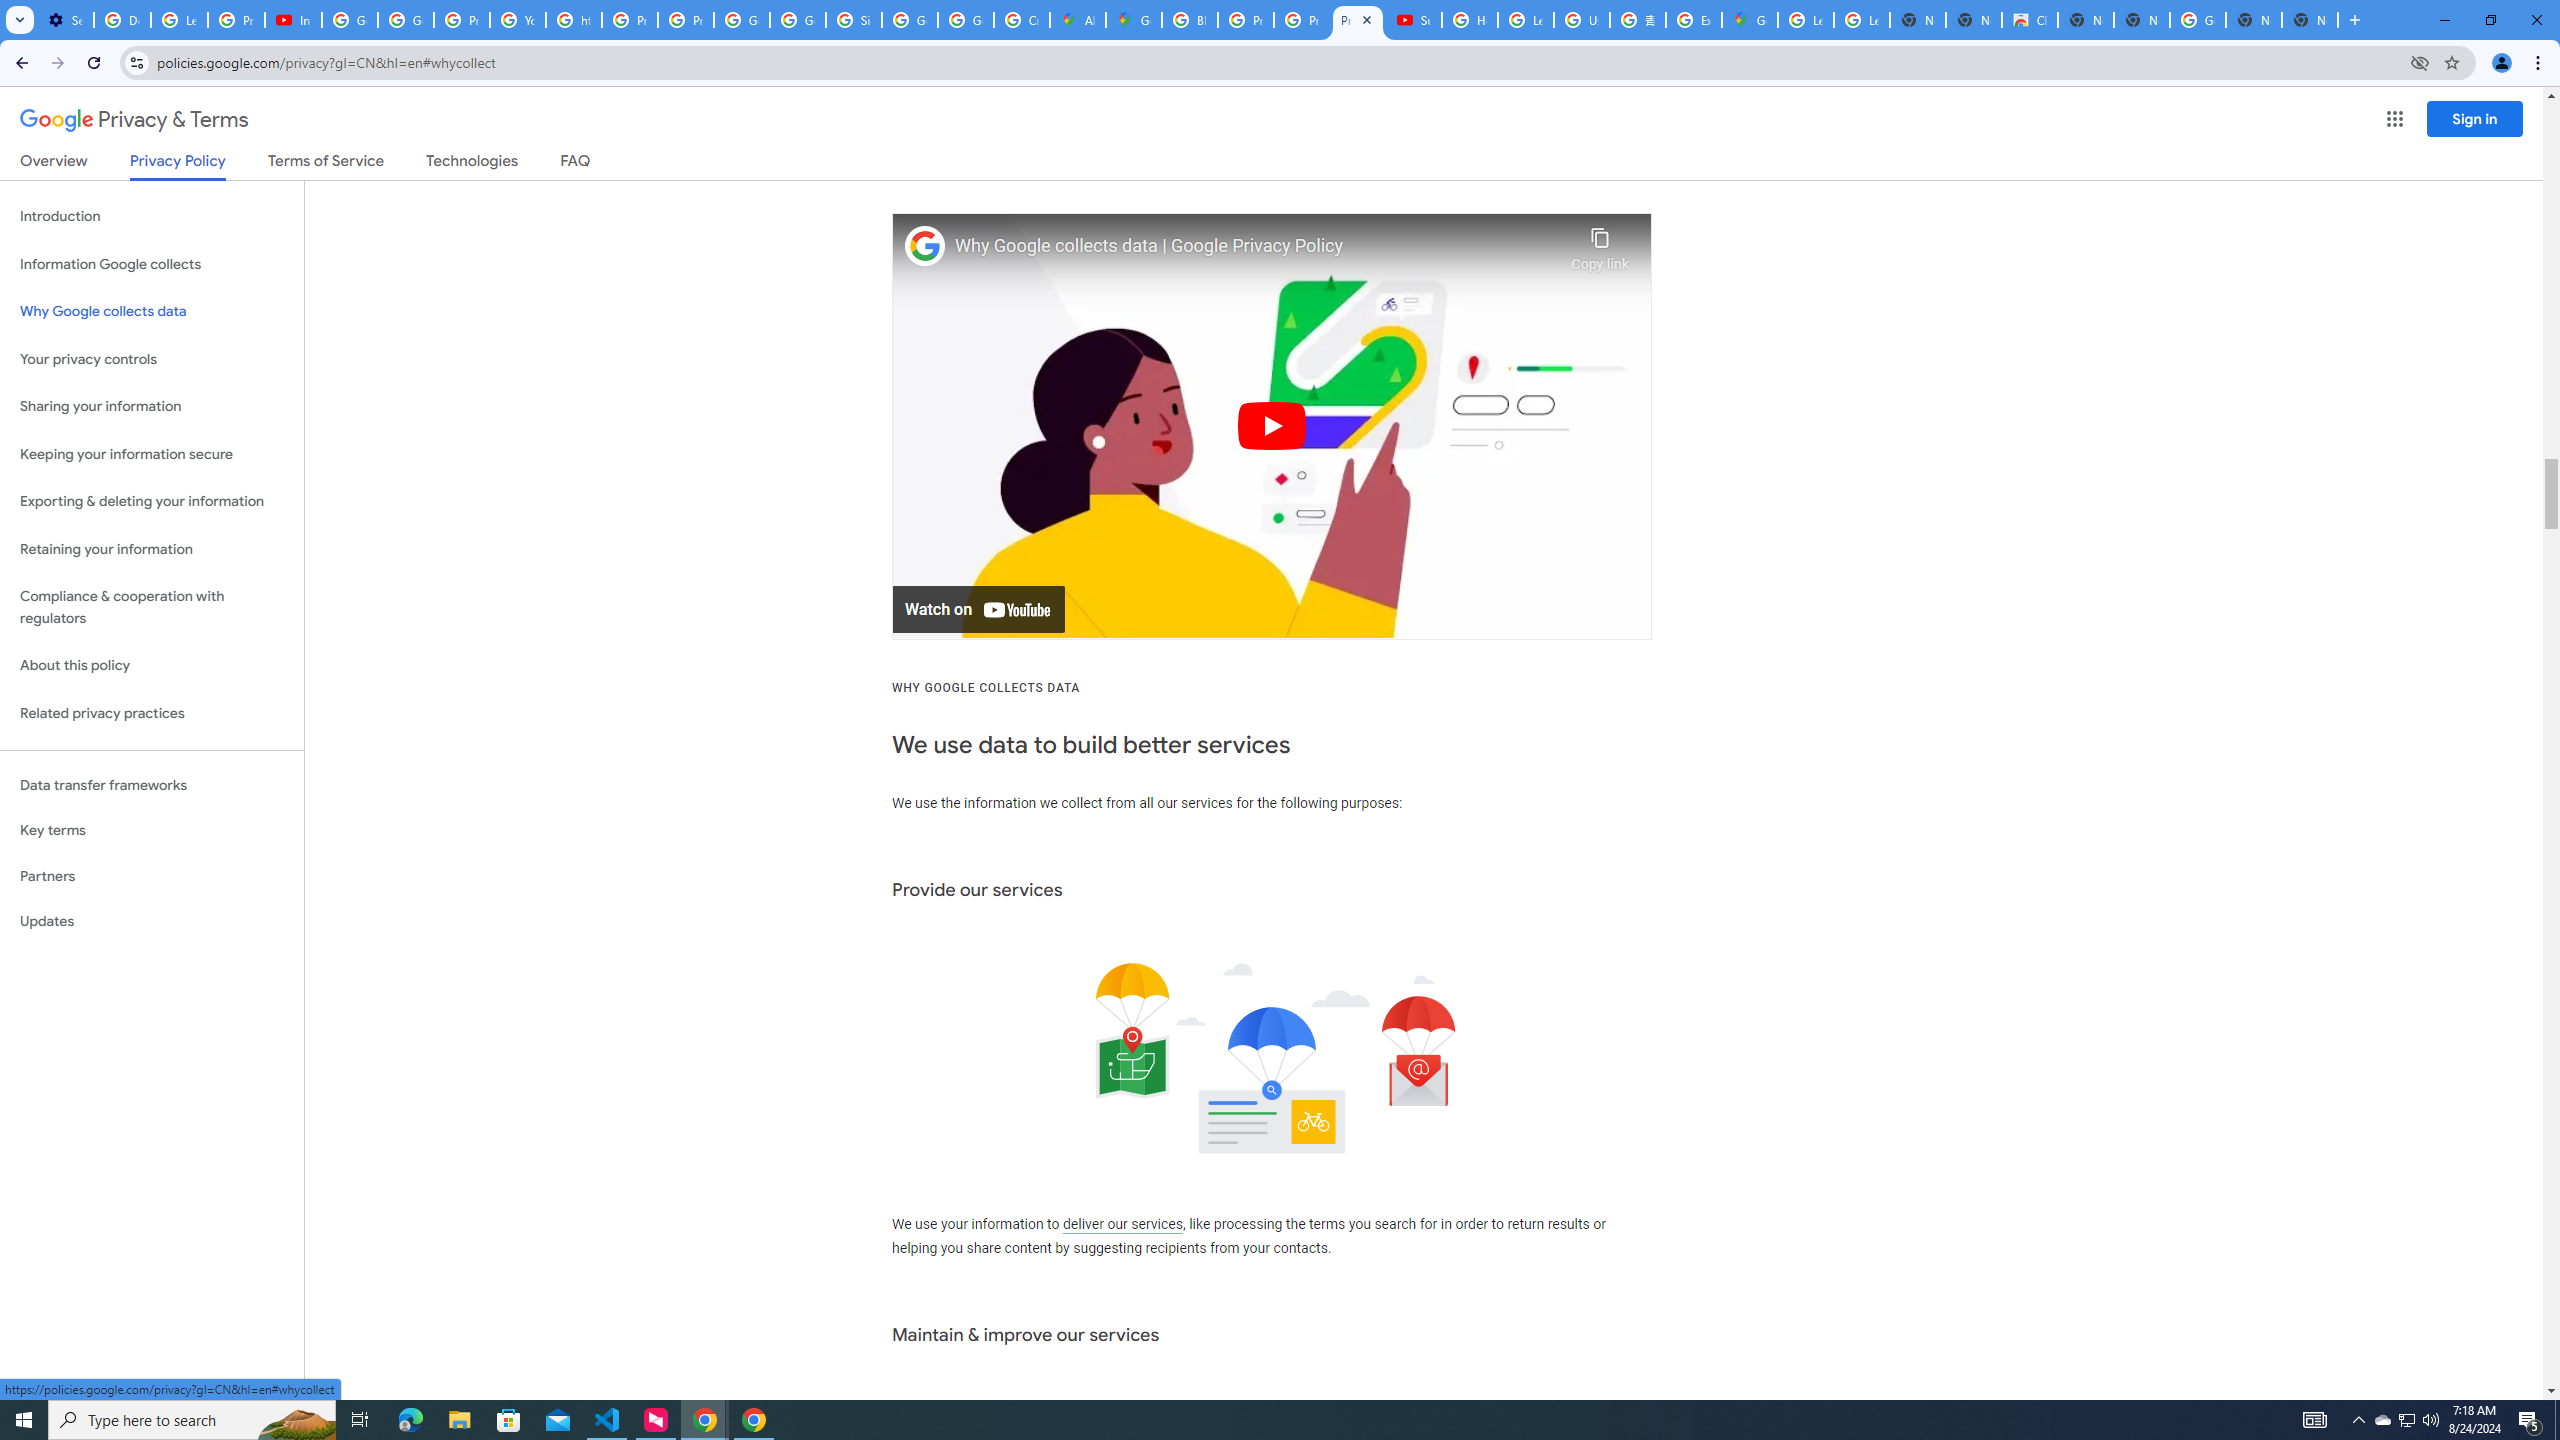  I want to click on 'Play', so click(1271, 425).